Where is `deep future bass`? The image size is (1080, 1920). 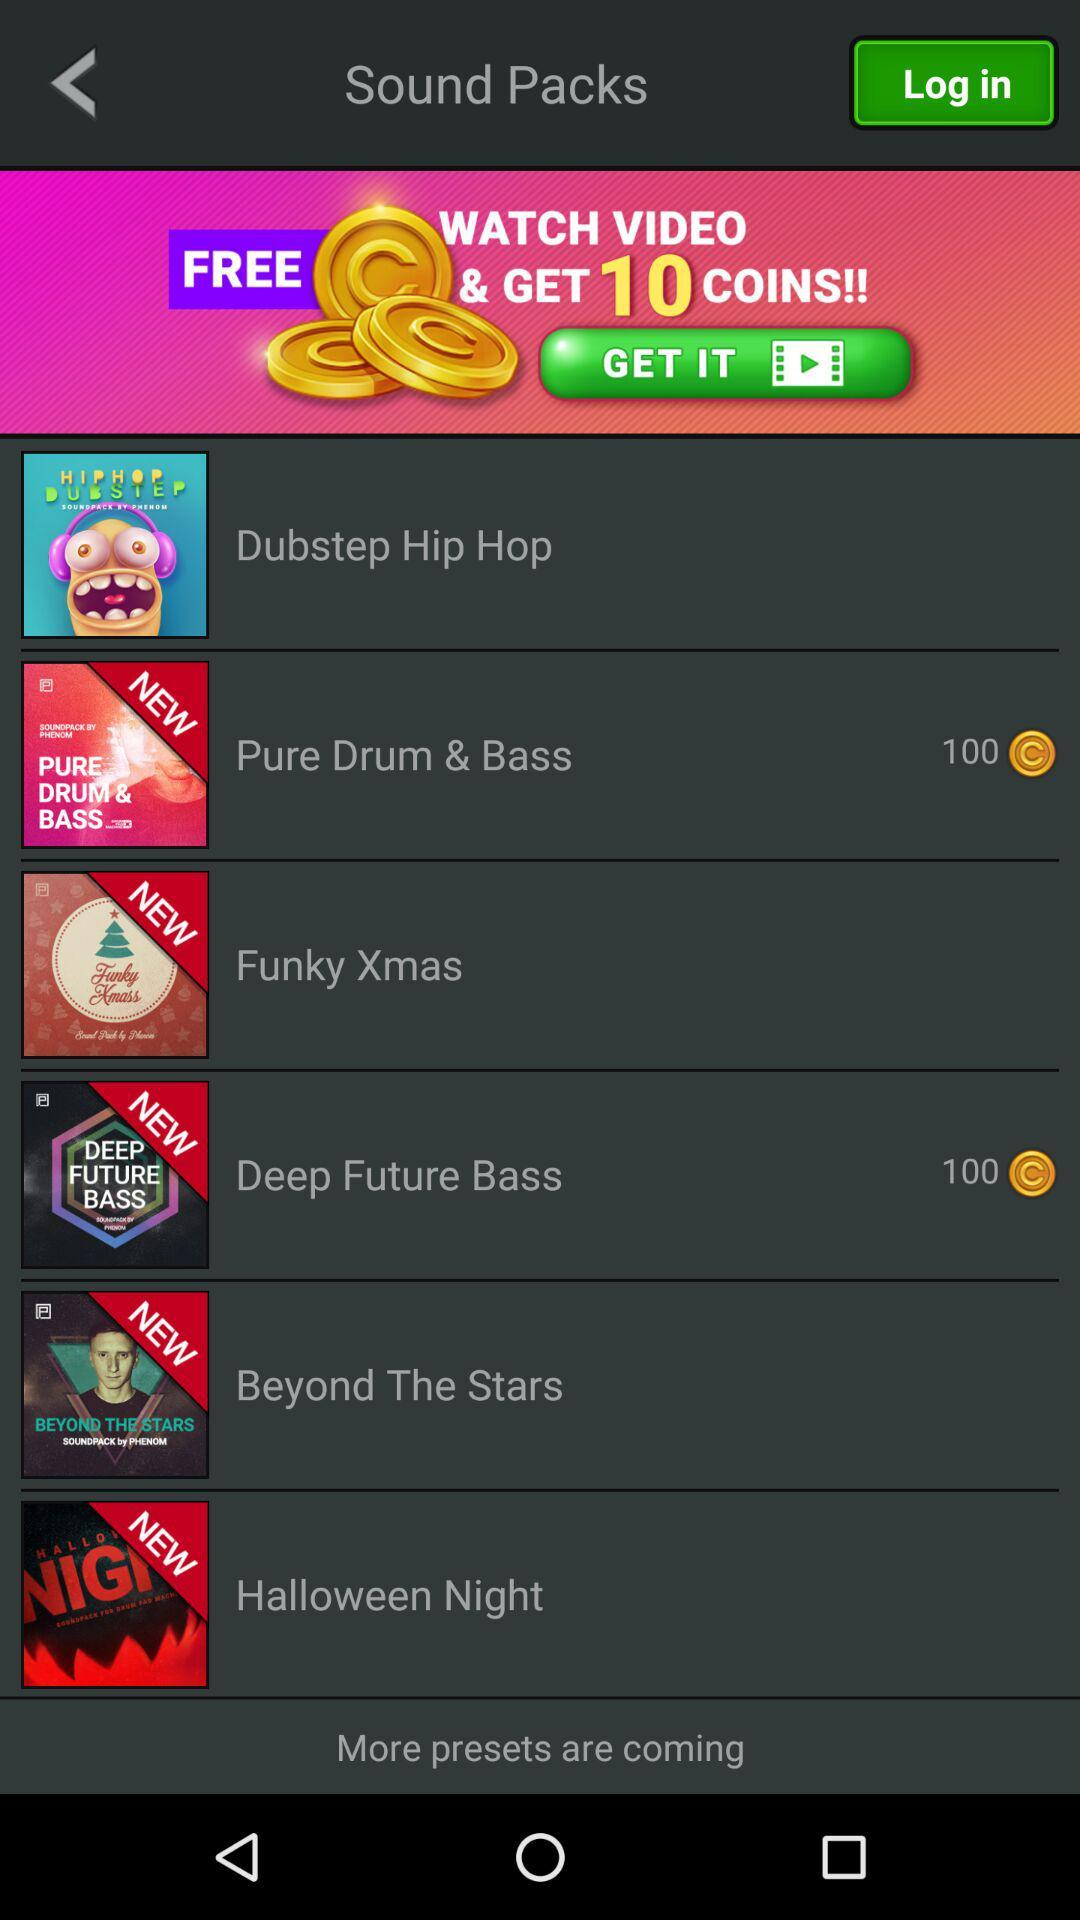
deep future bass is located at coordinates (399, 1173).